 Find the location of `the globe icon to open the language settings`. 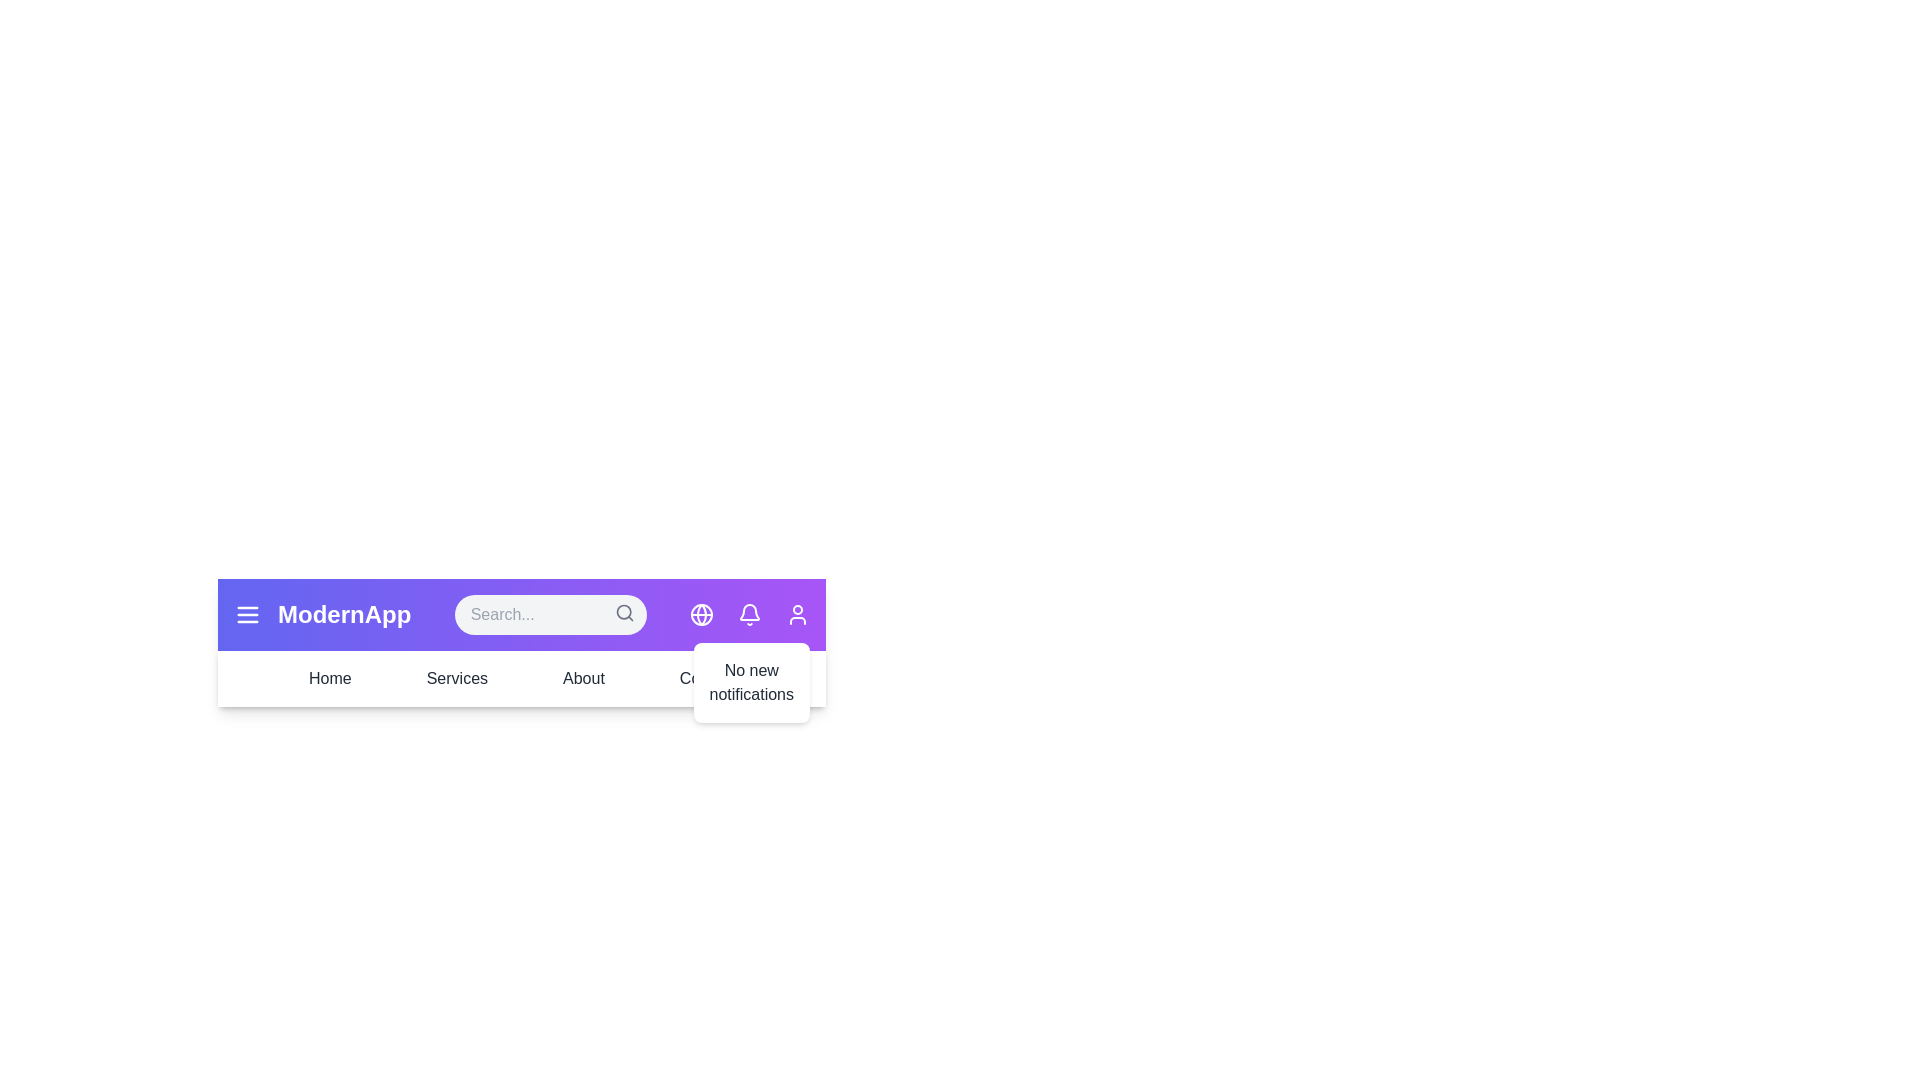

the globe icon to open the language settings is located at coordinates (701, 613).